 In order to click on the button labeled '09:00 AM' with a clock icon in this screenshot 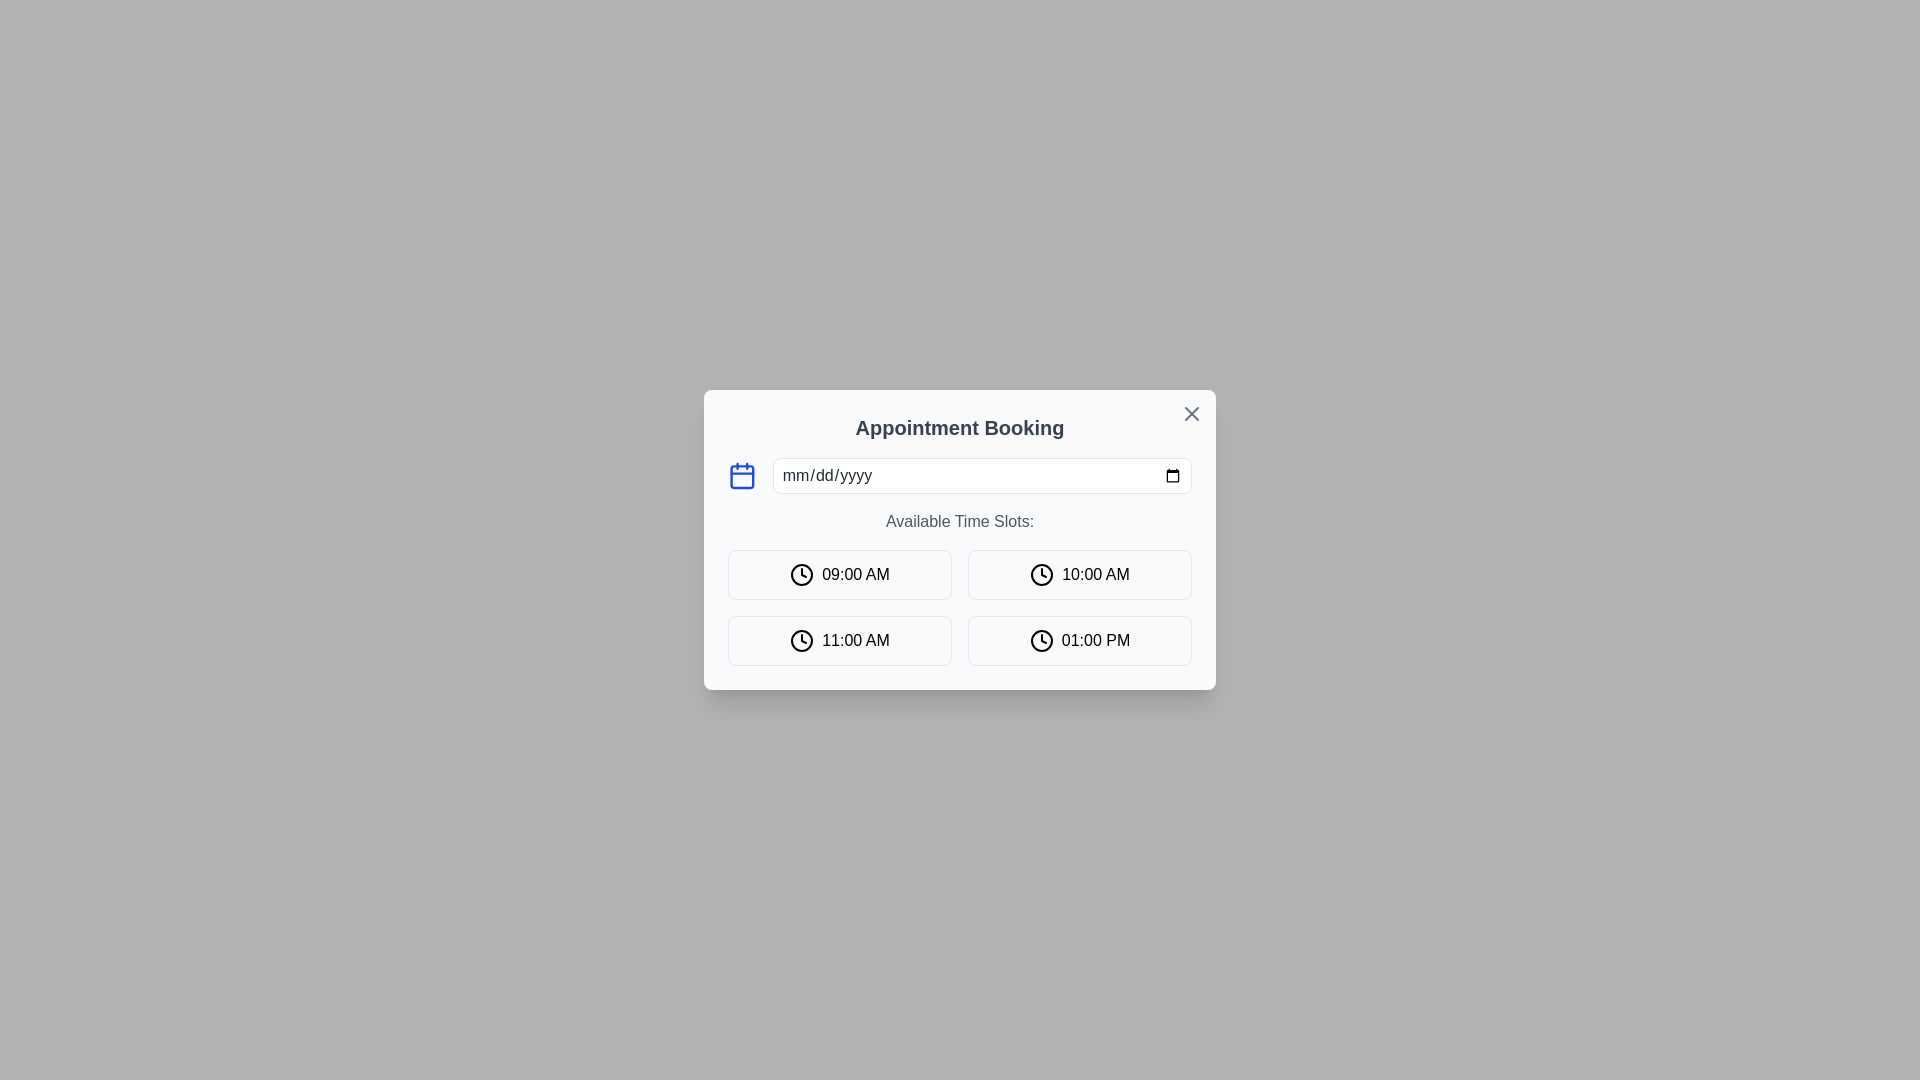, I will do `click(840, 574)`.